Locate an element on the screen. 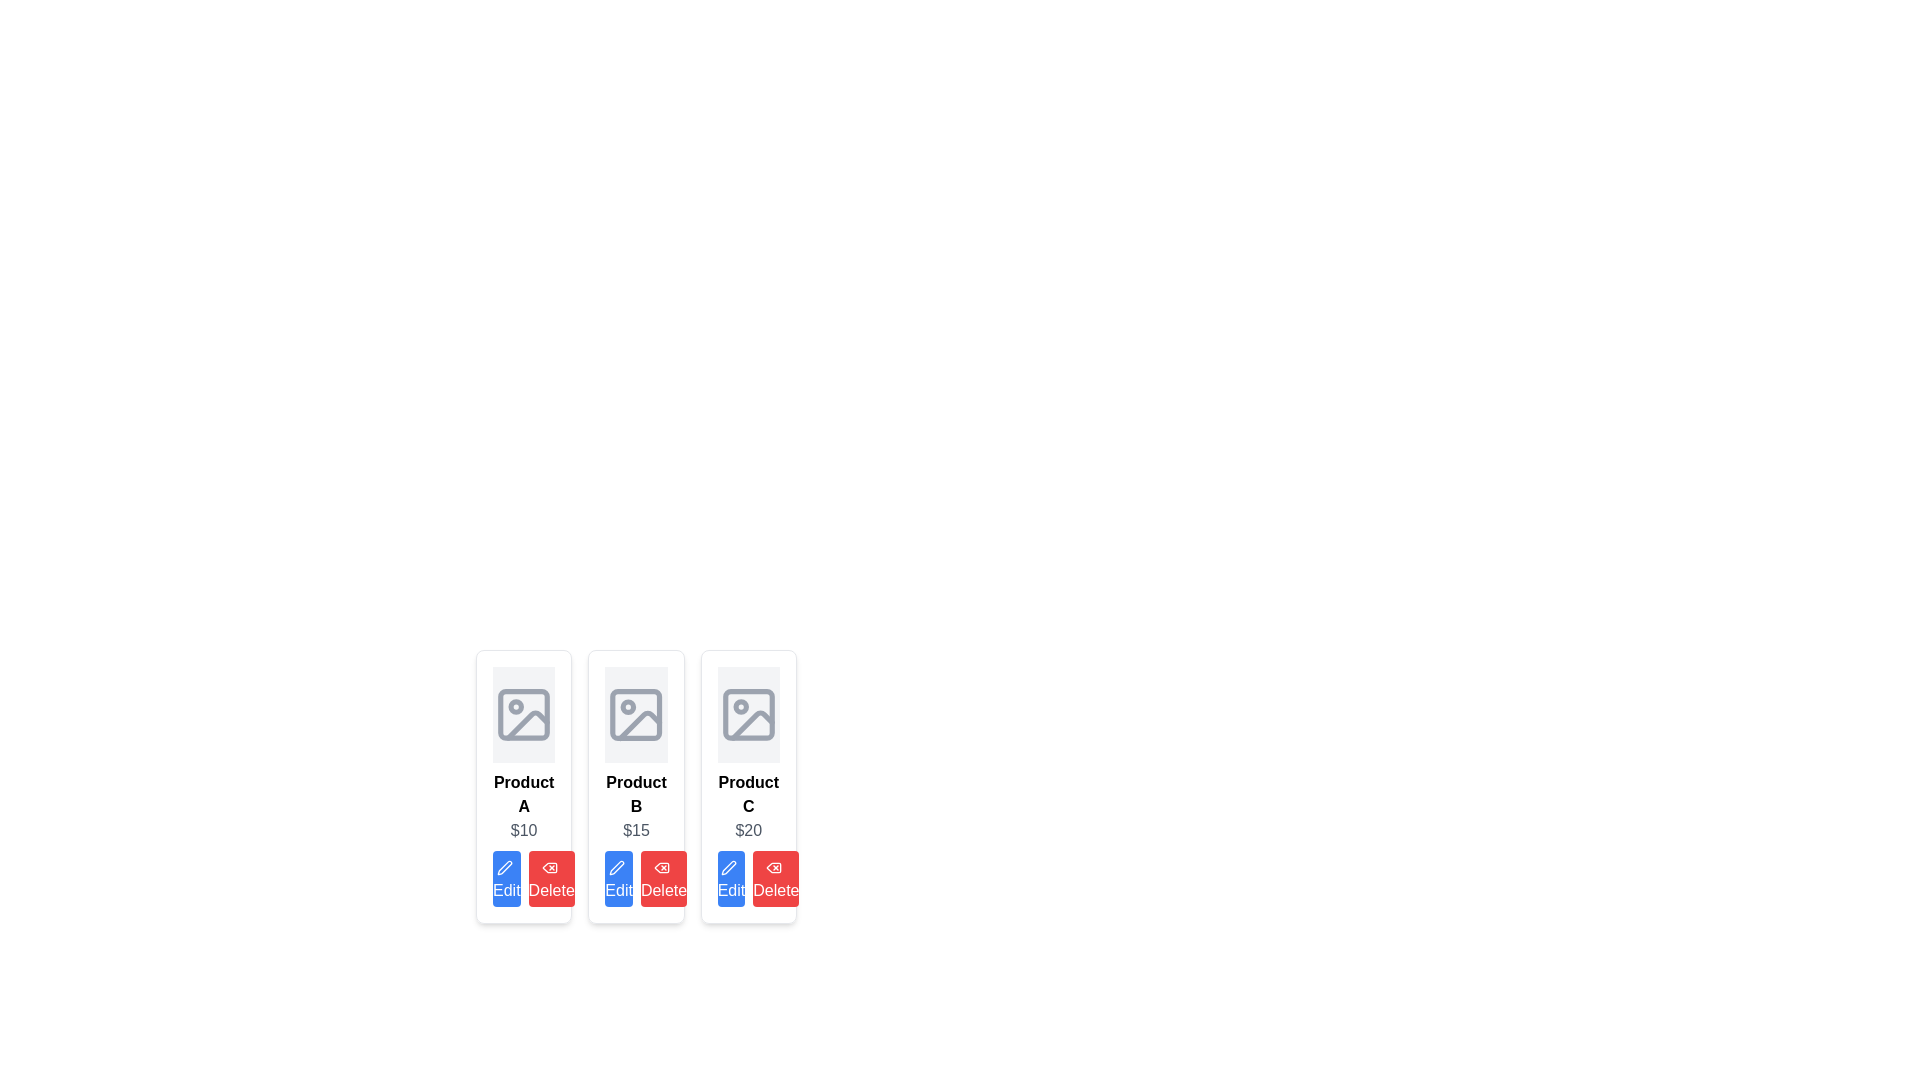  the 'Edit' icon located to the left of the textual label in the 'Edit' button for 'Product C' is located at coordinates (728, 866).